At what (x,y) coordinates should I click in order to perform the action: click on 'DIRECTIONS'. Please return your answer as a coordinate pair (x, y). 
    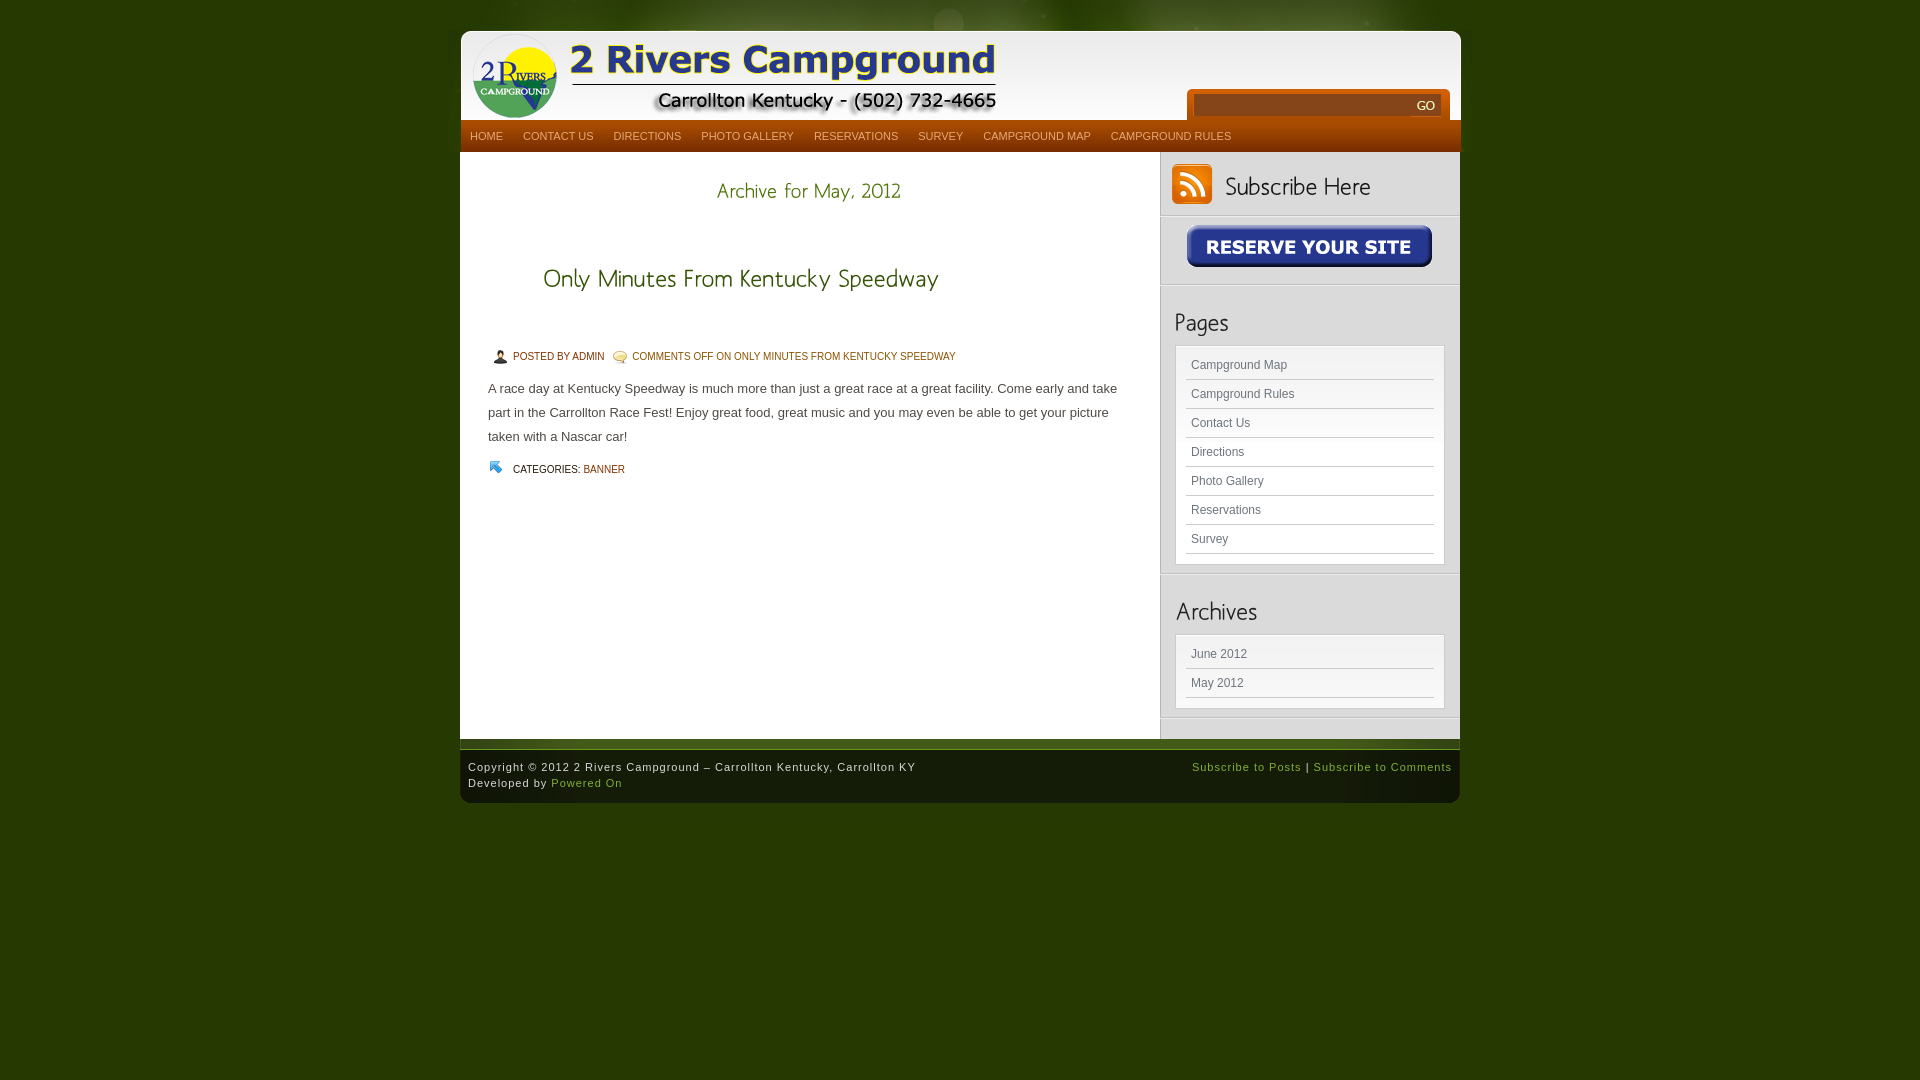
    Looking at the image, I should click on (603, 135).